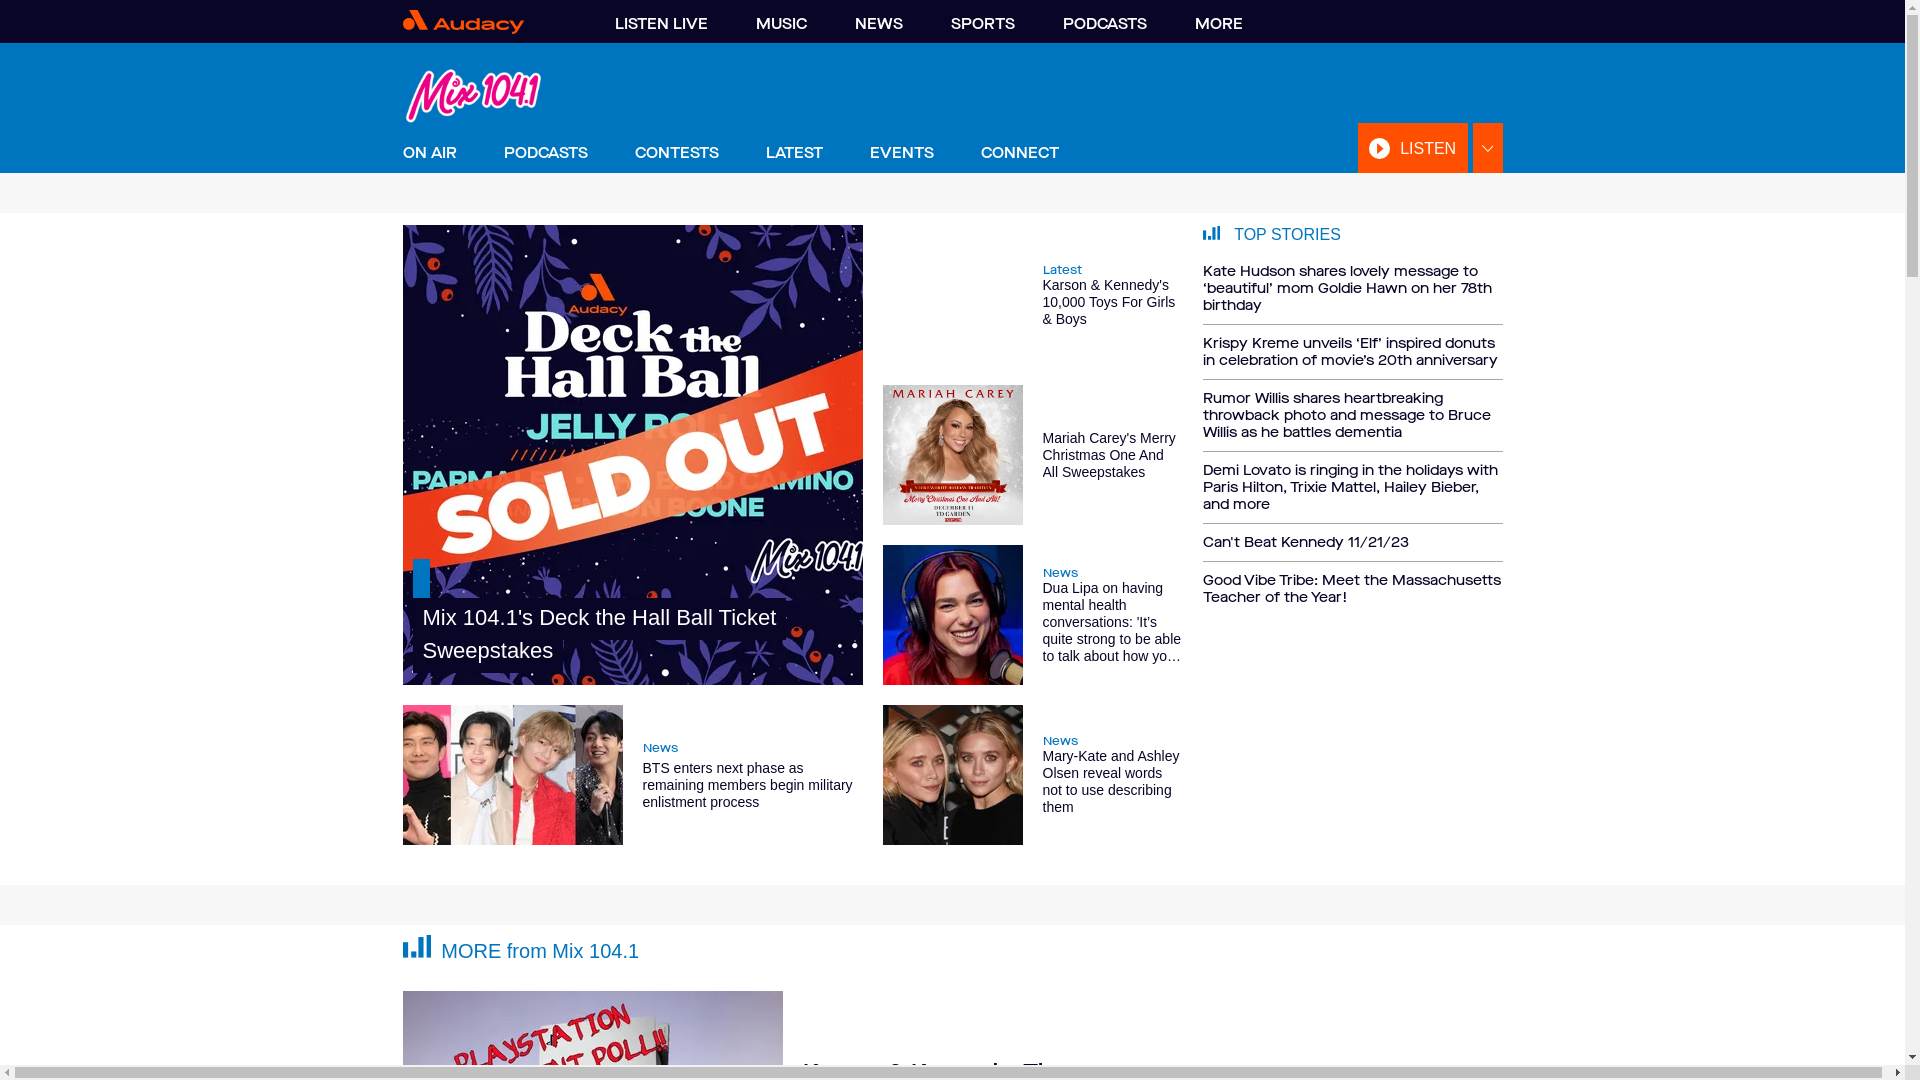 Image resolution: width=1920 pixels, height=1080 pixels. What do you see at coordinates (660, 23) in the screenshot?
I see `'LISTEN LIVE'` at bounding box center [660, 23].